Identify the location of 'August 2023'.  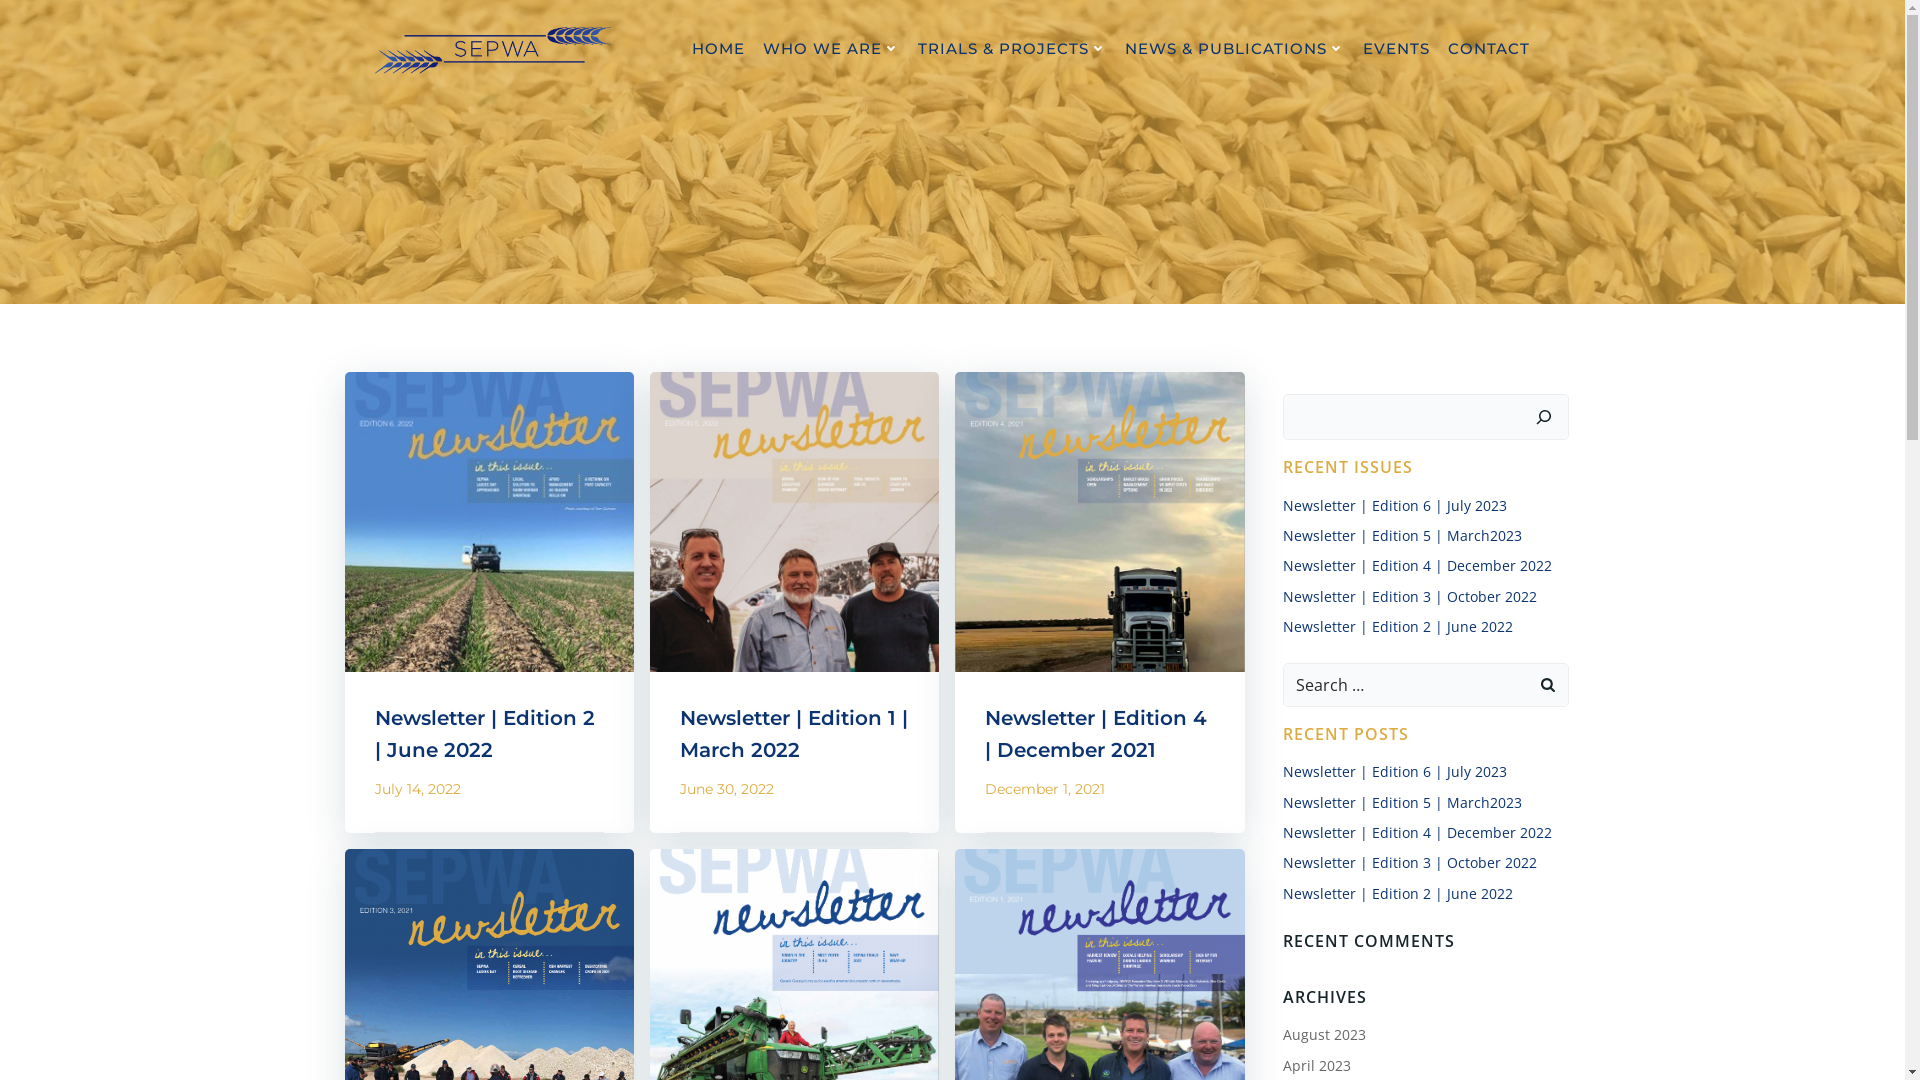
(1324, 1034).